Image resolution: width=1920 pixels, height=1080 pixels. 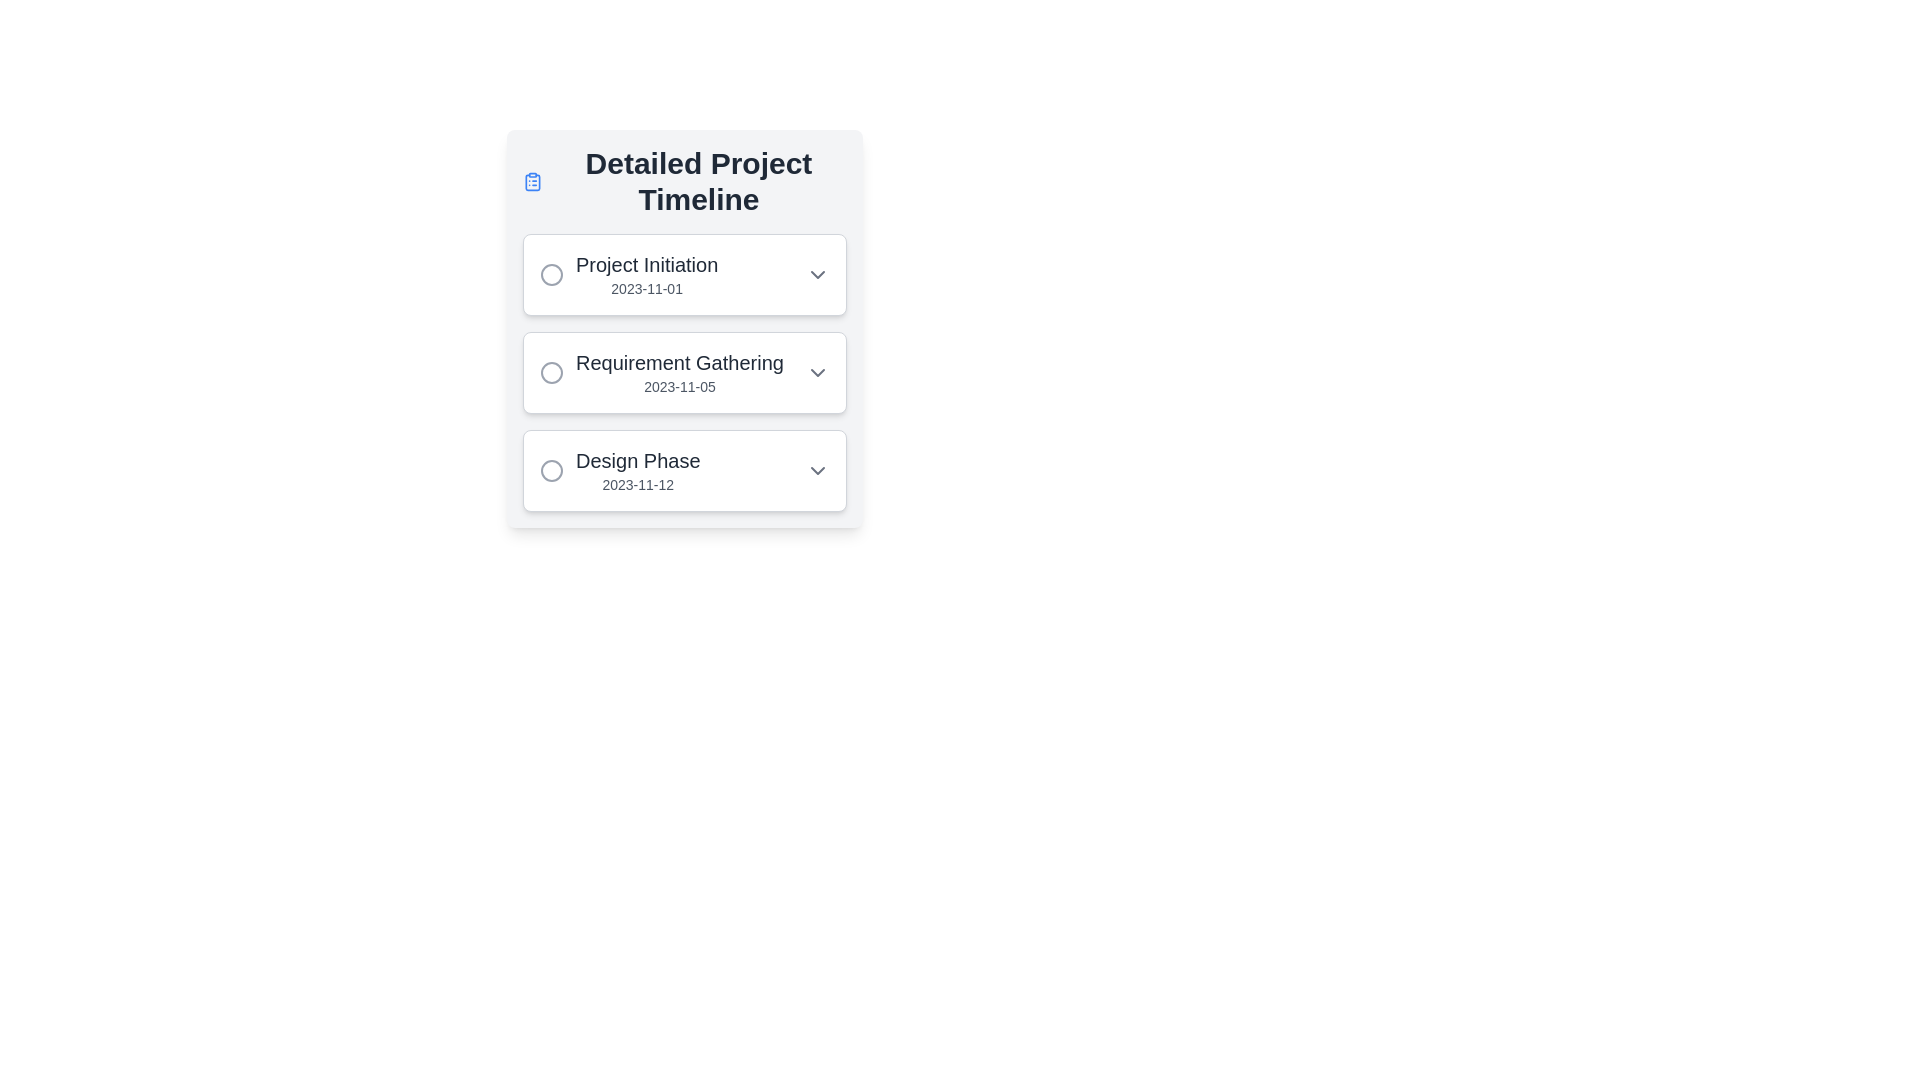 I want to click on the third text label in the 'Detailed Project Timeline' section, which identifies a specific stage in the project and is positioned directly above the date label '2023-11-12', so click(x=637, y=461).